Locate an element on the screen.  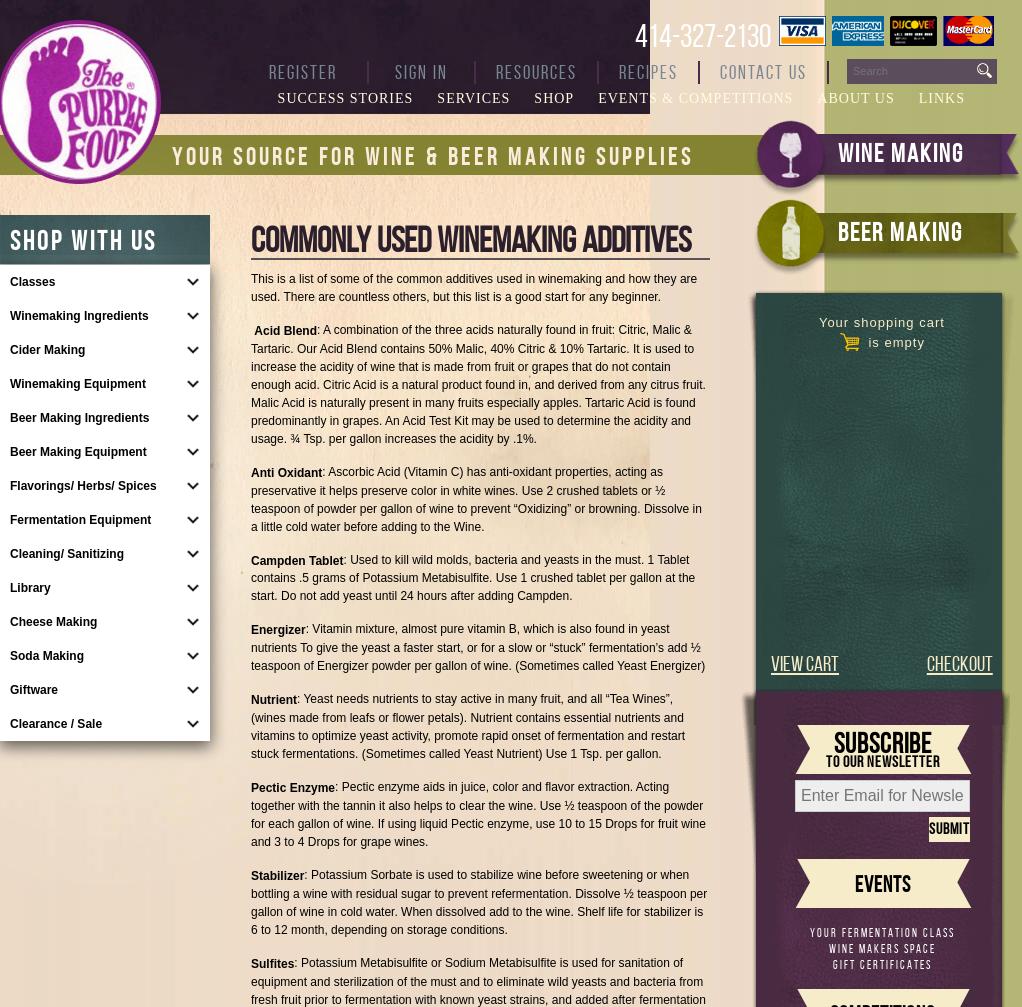
'414-327-2130' is located at coordinates (703, 35).